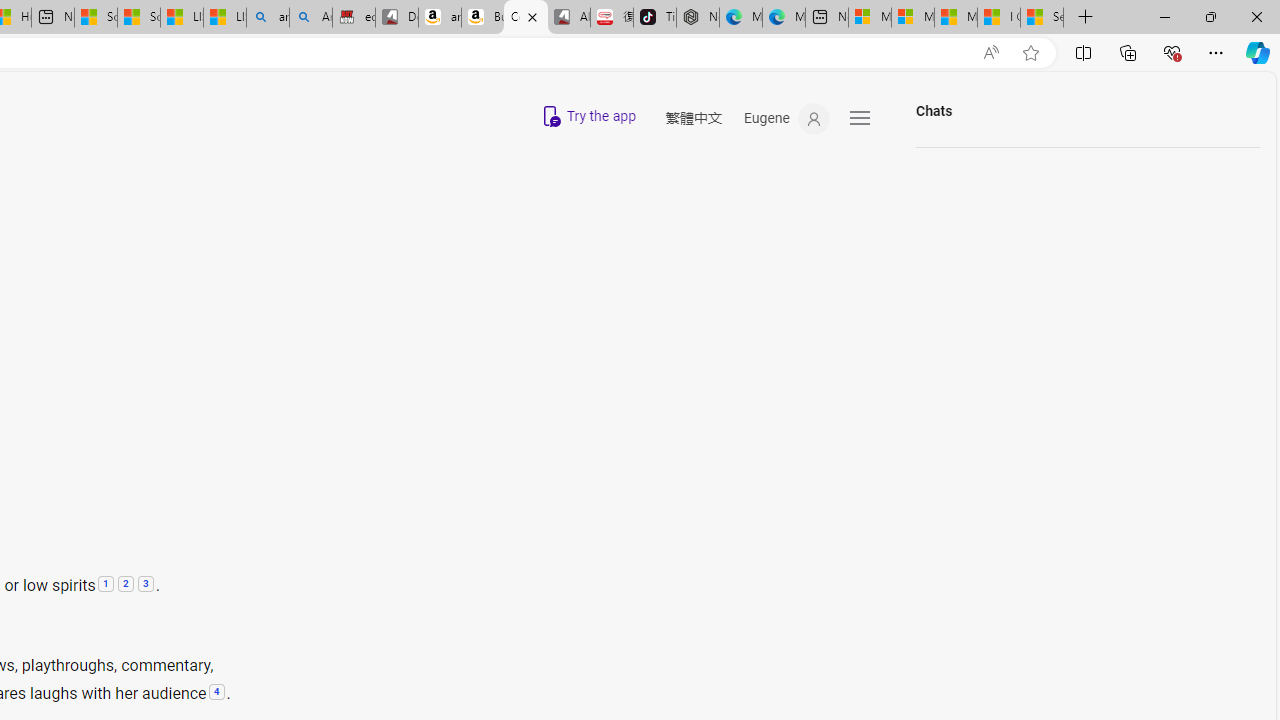  I want to click on 'Amazon Echo Dot PNG - Search Images', so click(310, 17).